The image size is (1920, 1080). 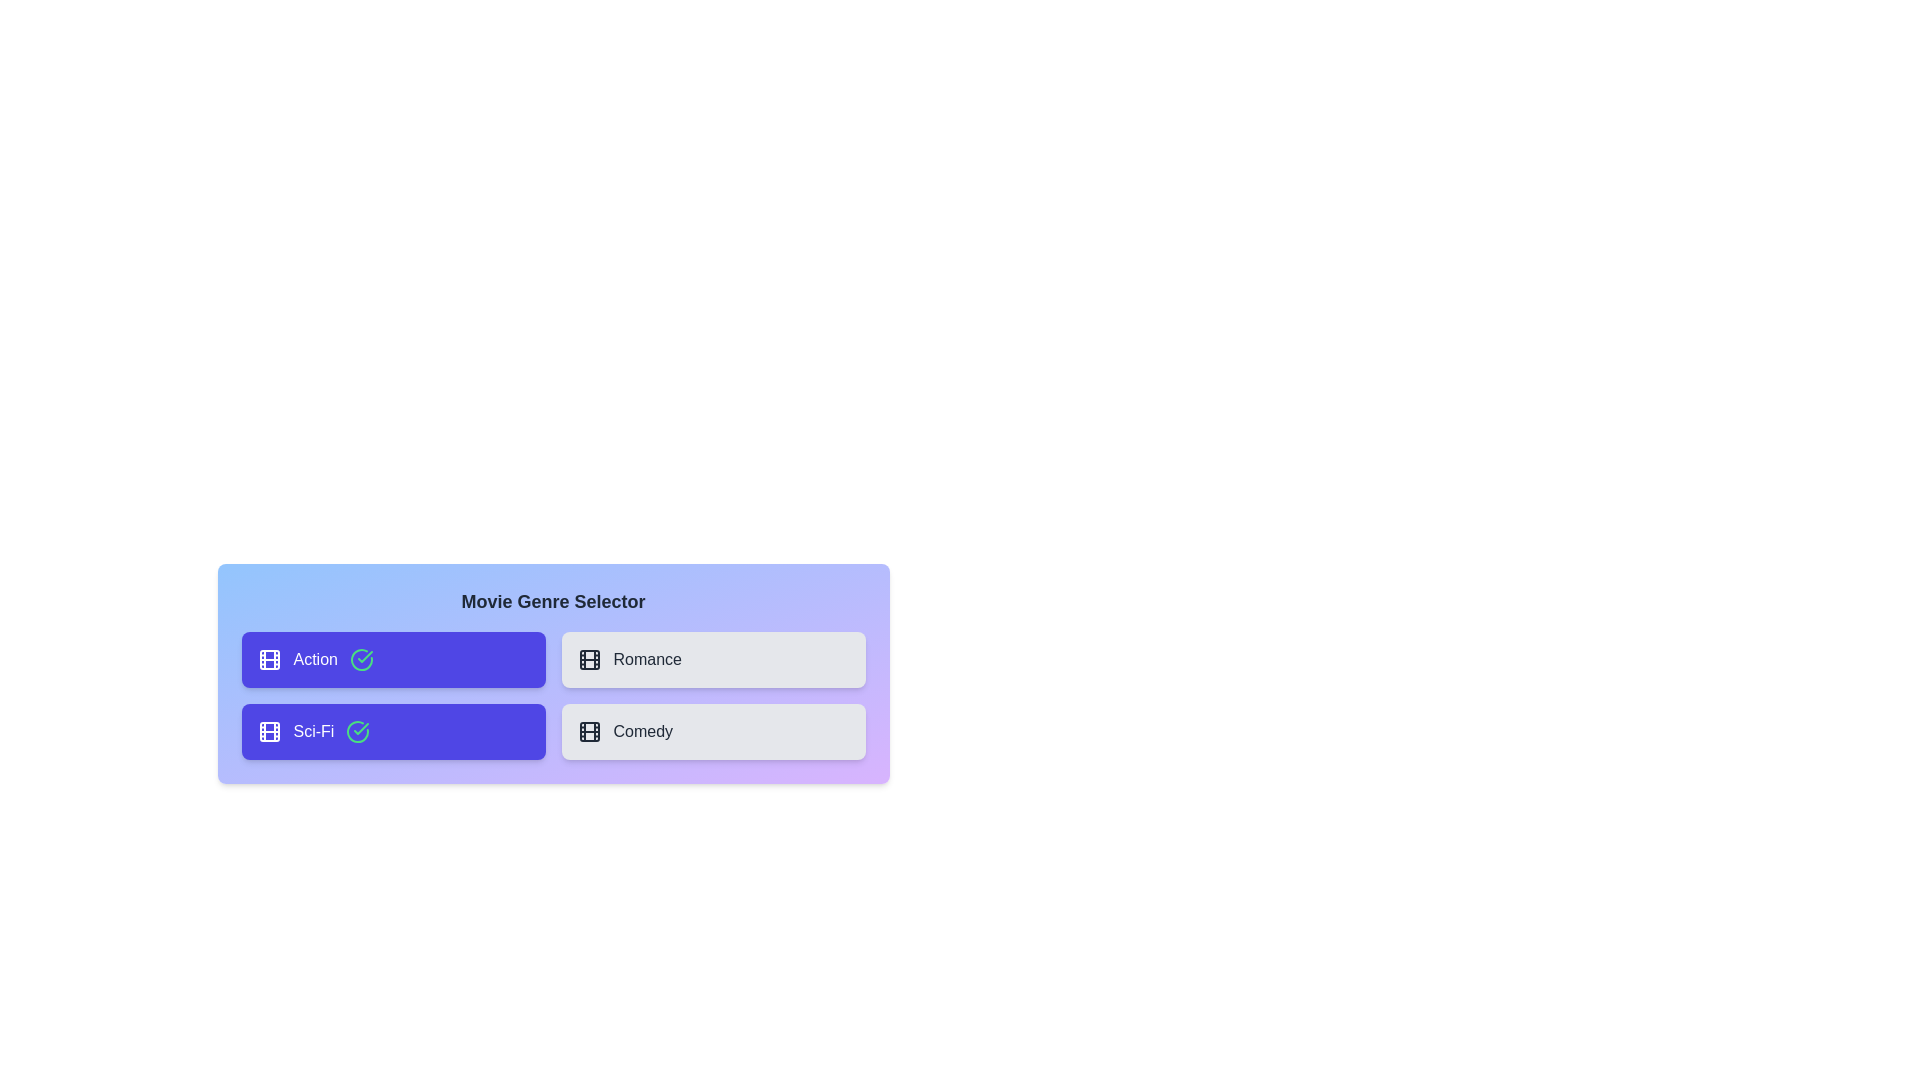 What do you see at coordinates (713, 659) in the screenshot?
I see `the genre Romance by clicking its button` at bounding box center [713, 659].